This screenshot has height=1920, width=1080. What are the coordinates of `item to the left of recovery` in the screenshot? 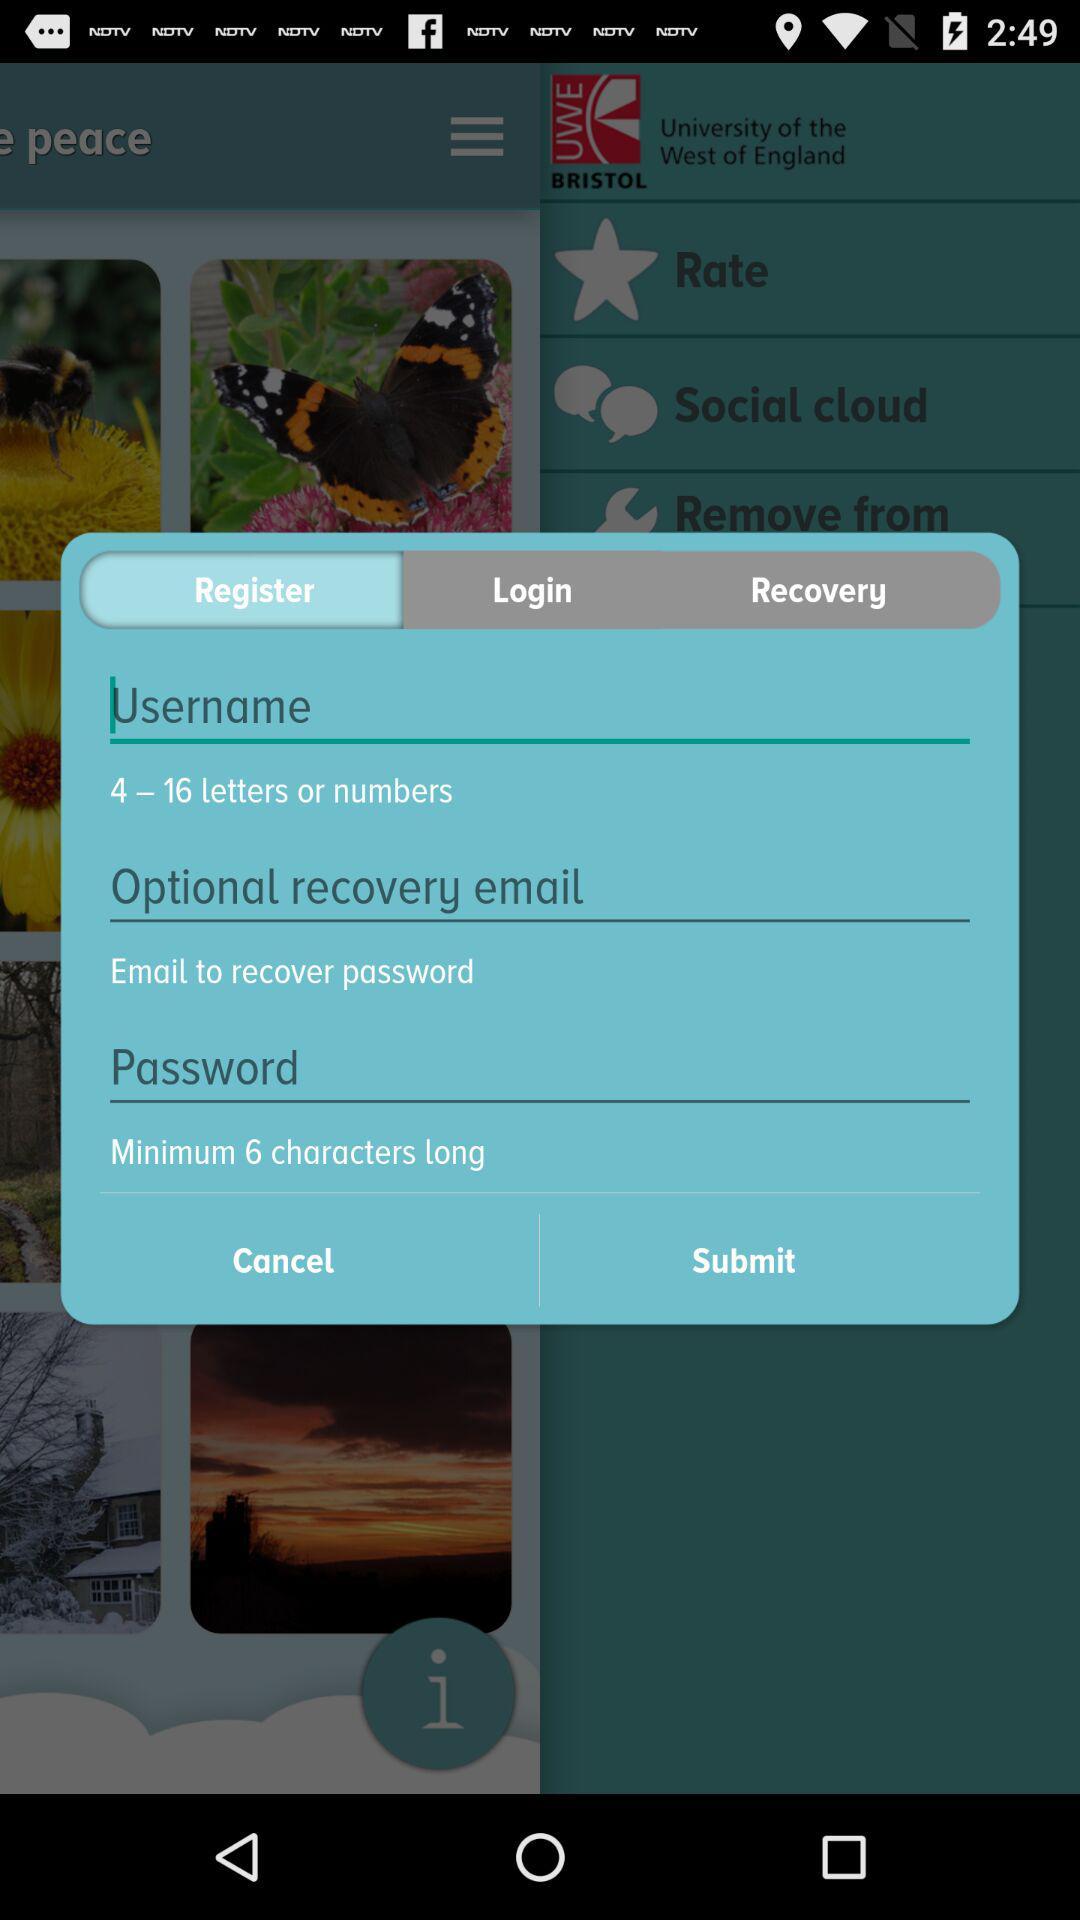 It's located at (531, 588).